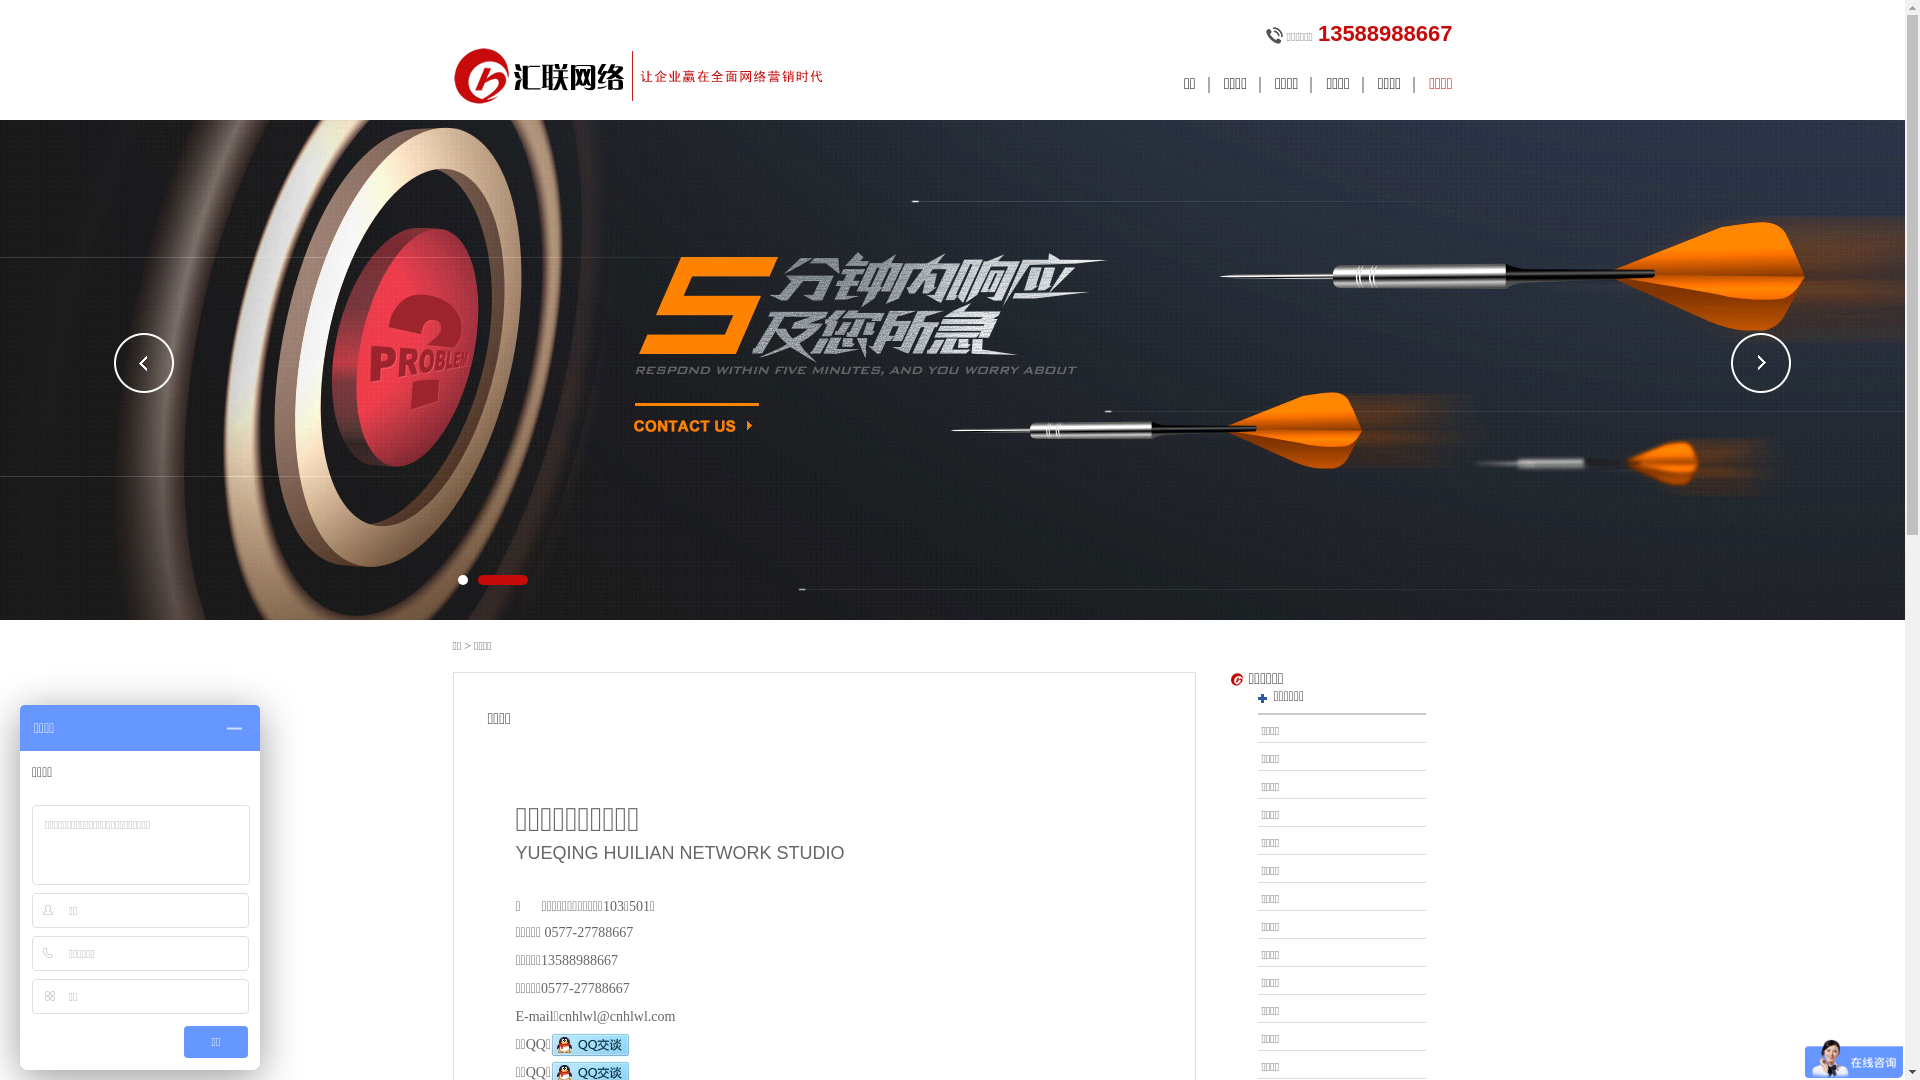 The height and width of the screenshot is (1080, 1920). What do you see at coordinates (616, 1016) in the screenshot?
I see `'cnhlwl@cnhlwl.com'` at bounding box center [616, 1016].